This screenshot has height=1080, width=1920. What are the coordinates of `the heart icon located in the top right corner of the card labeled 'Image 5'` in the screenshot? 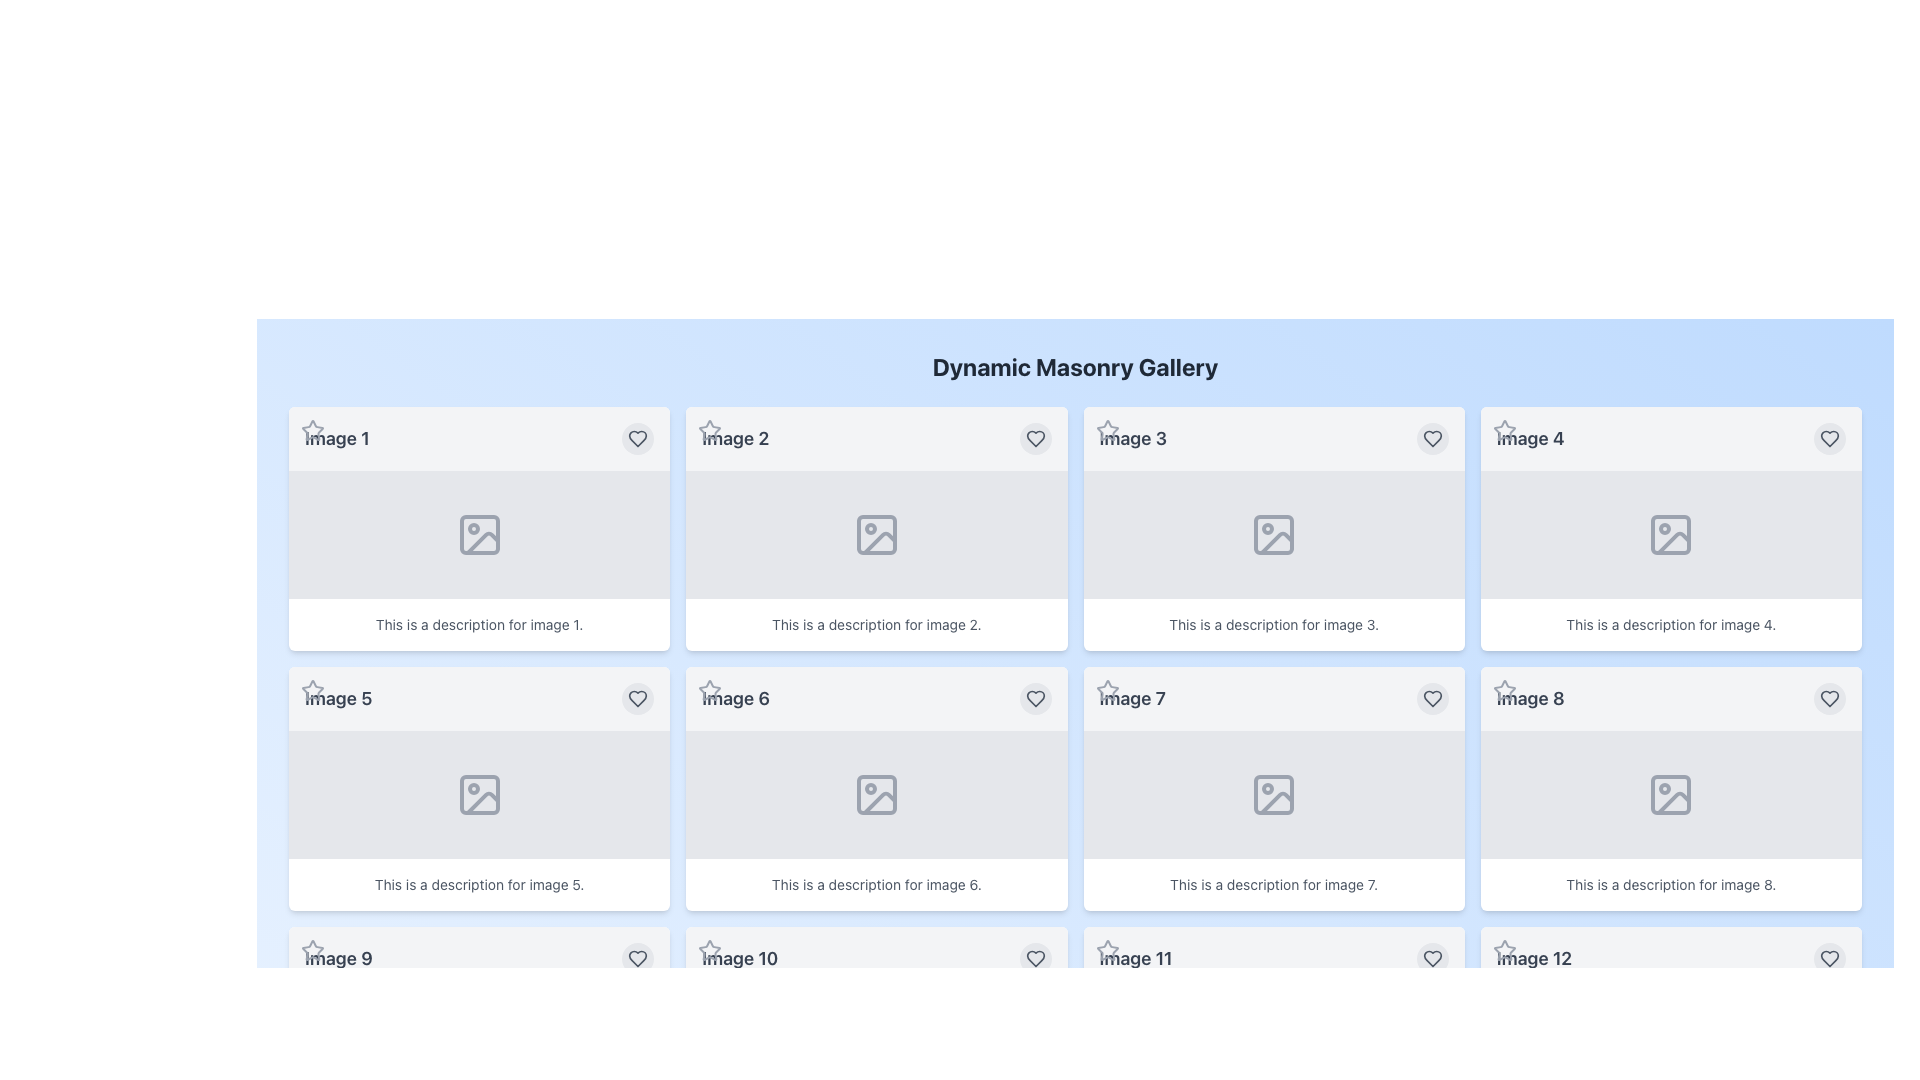 It's located at (637, 697).